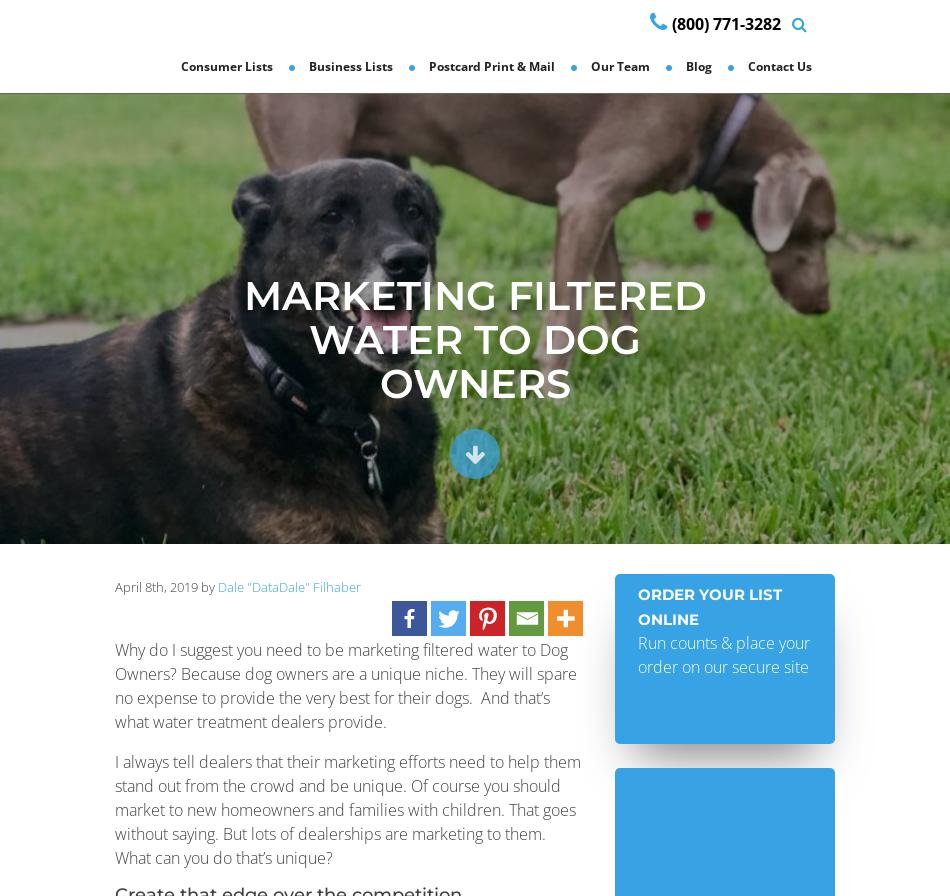  What do you see at coordinates (626, 313) in the screenshot?
I see `'Reviews'` at bounding box center [626, 313].